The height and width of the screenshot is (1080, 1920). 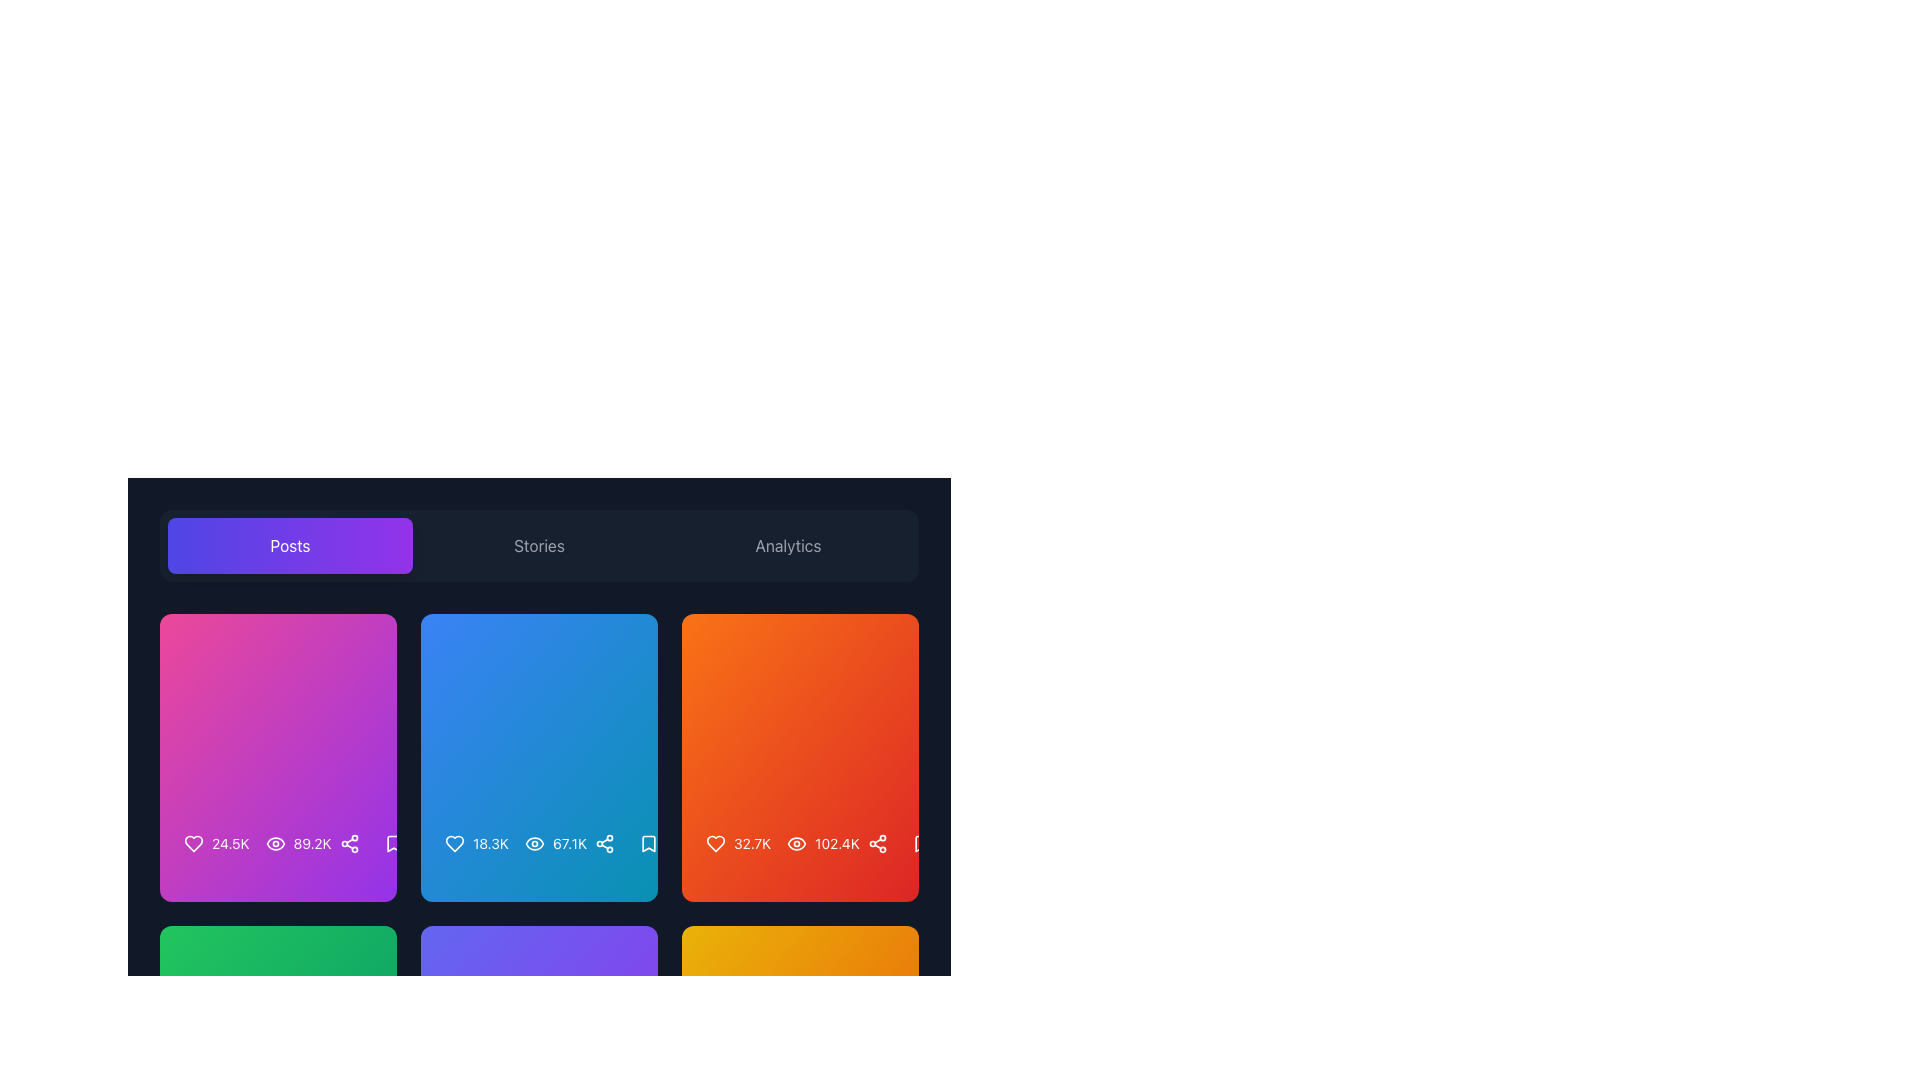 What do you see at coordinates (490, 844) in the screenshot?
I see `the static label displaying the numeric information '18.3K', which is located immediately to the right of the heart icon` at bounding box center [490, 844].